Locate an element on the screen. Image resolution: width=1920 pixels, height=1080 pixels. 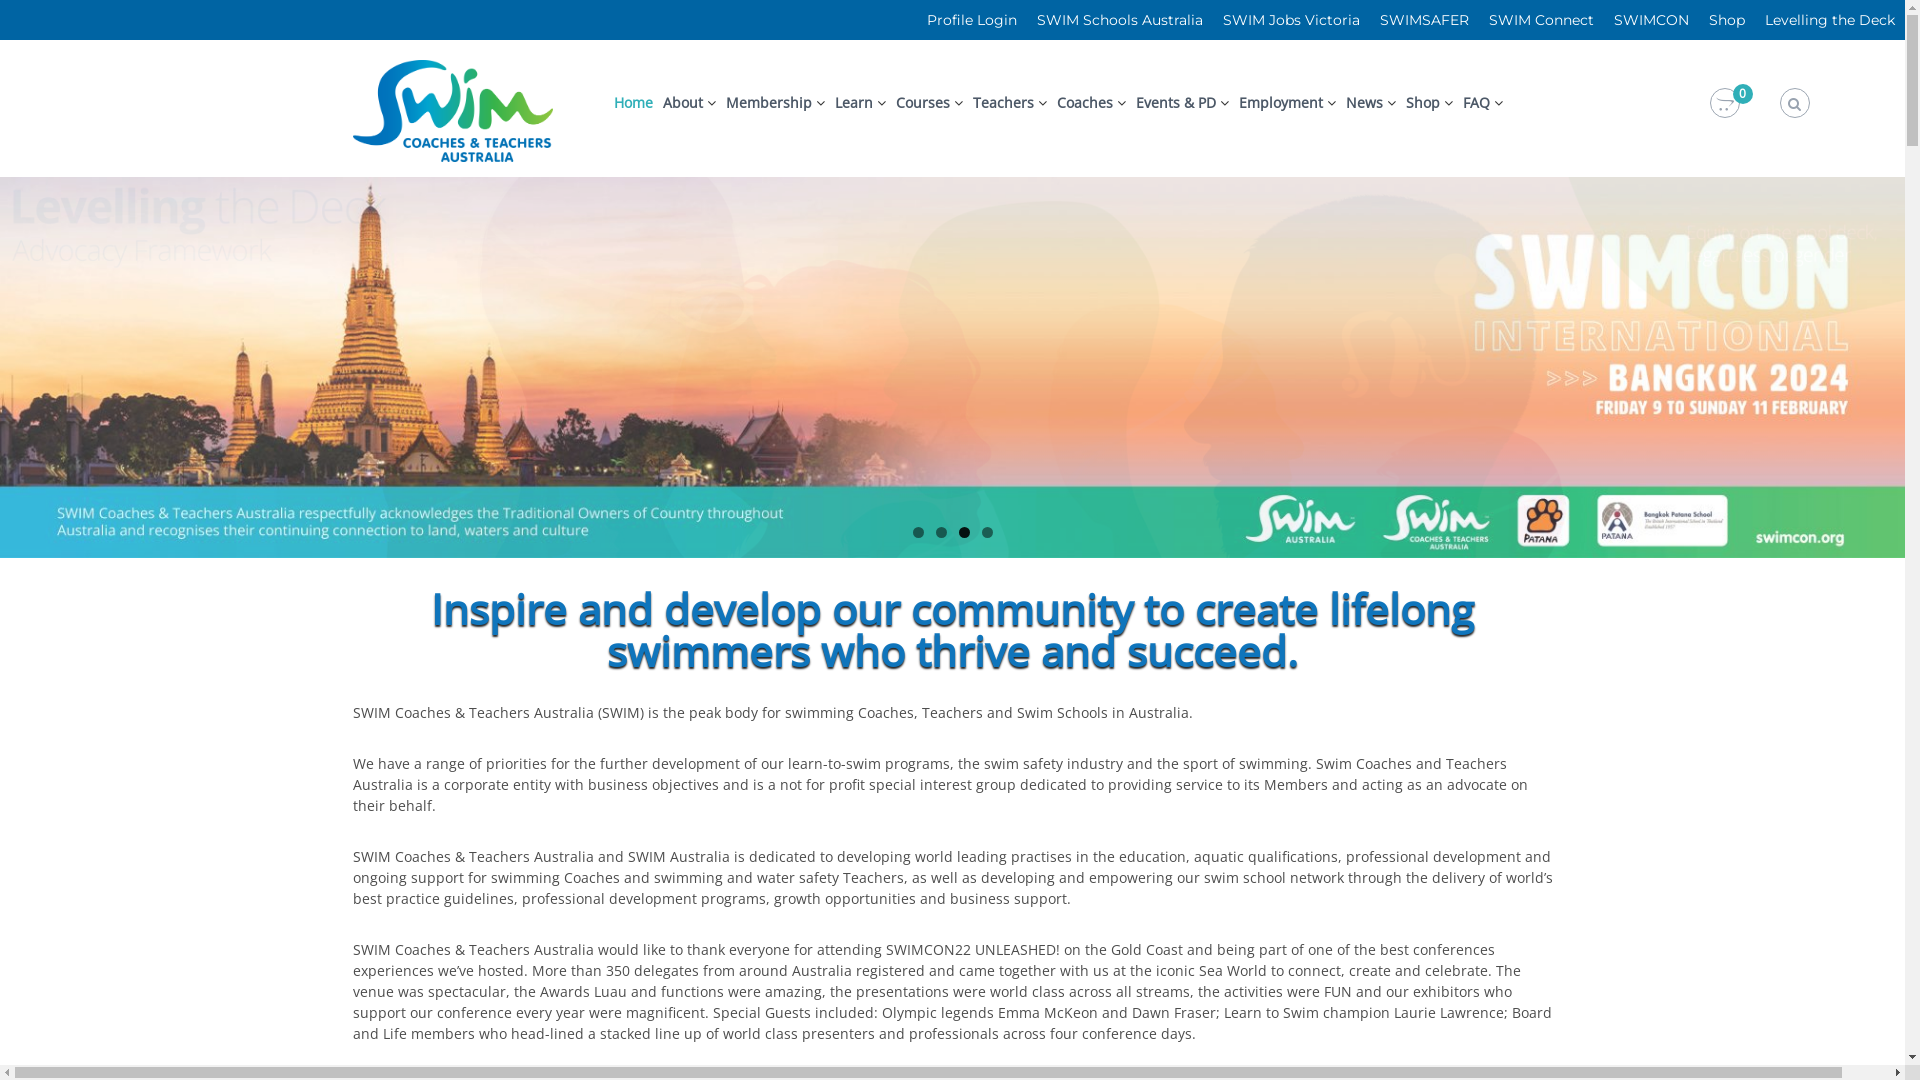
'SWIM Connect' is located at coordinates (1540, 19).